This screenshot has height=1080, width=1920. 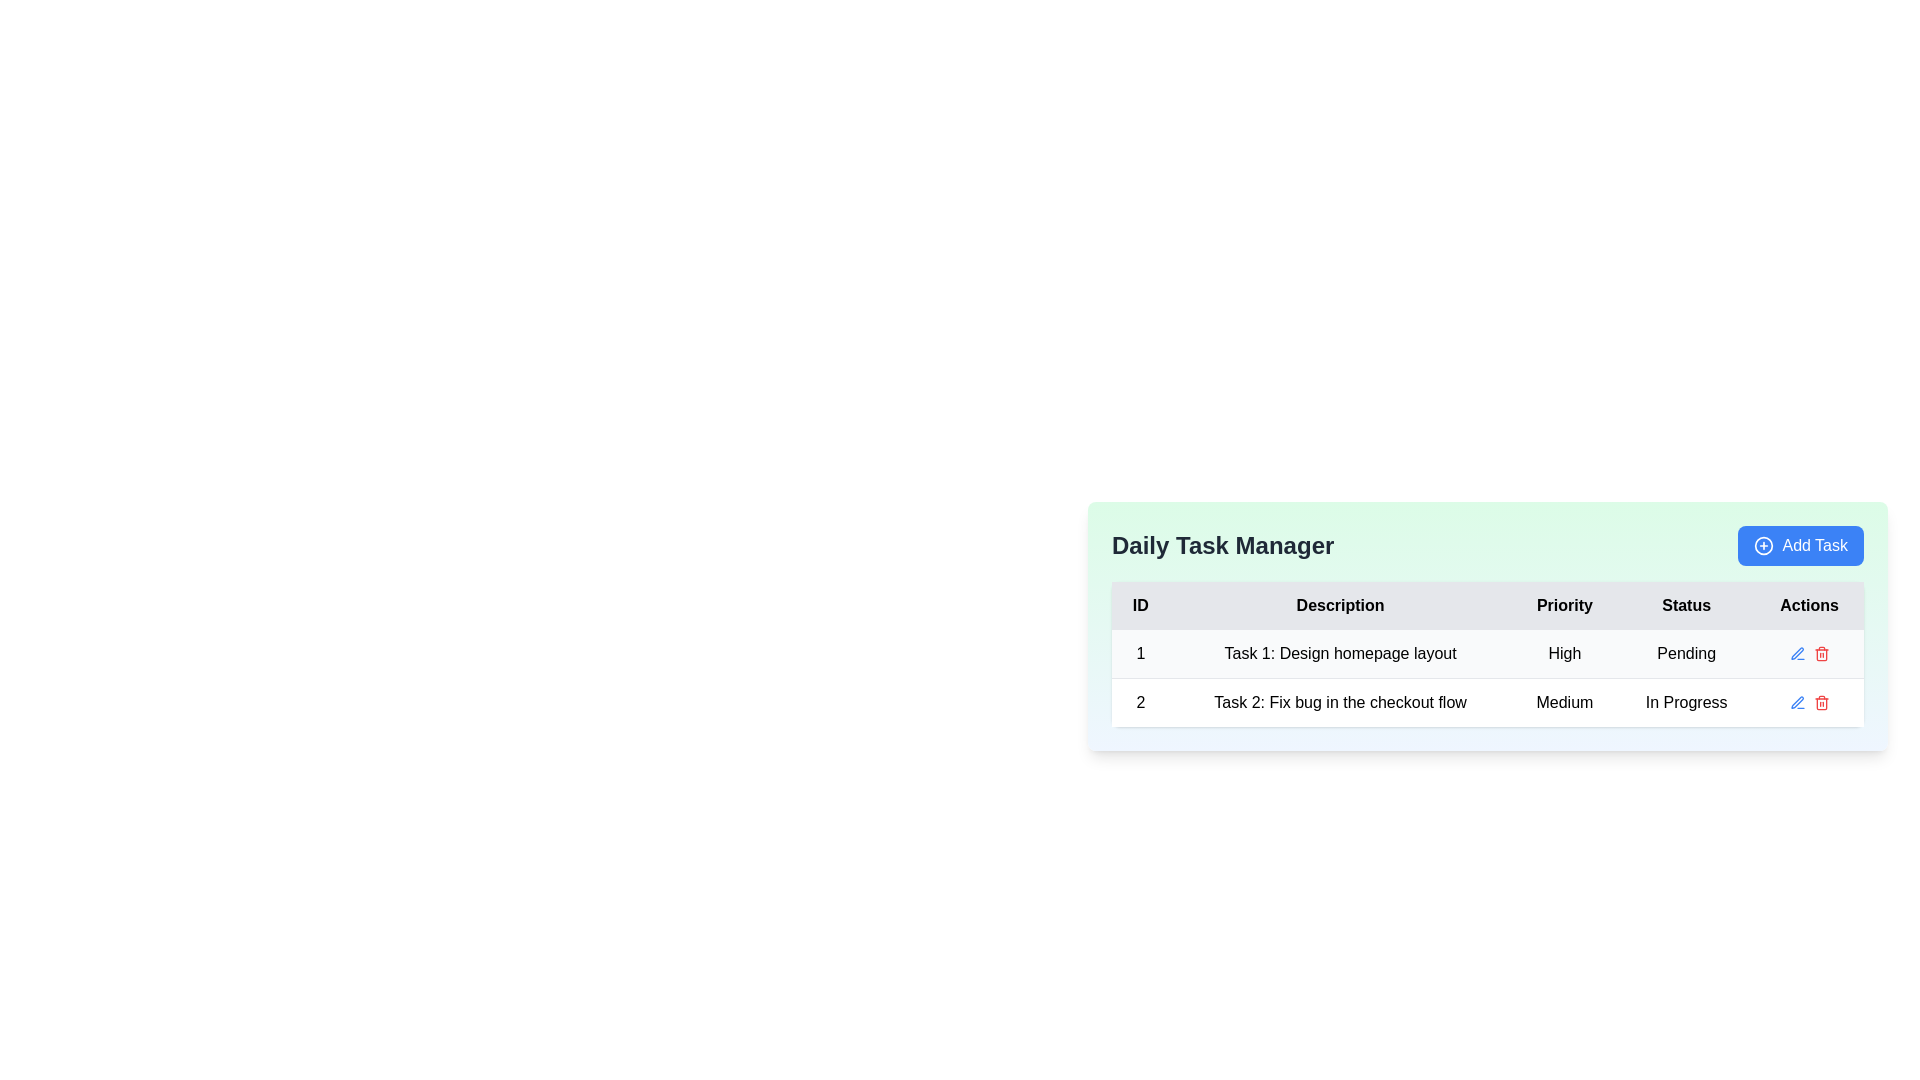 I want to click on the first row of the table in the 'Daily Task Manager' area, so click(x=1488, y=654).